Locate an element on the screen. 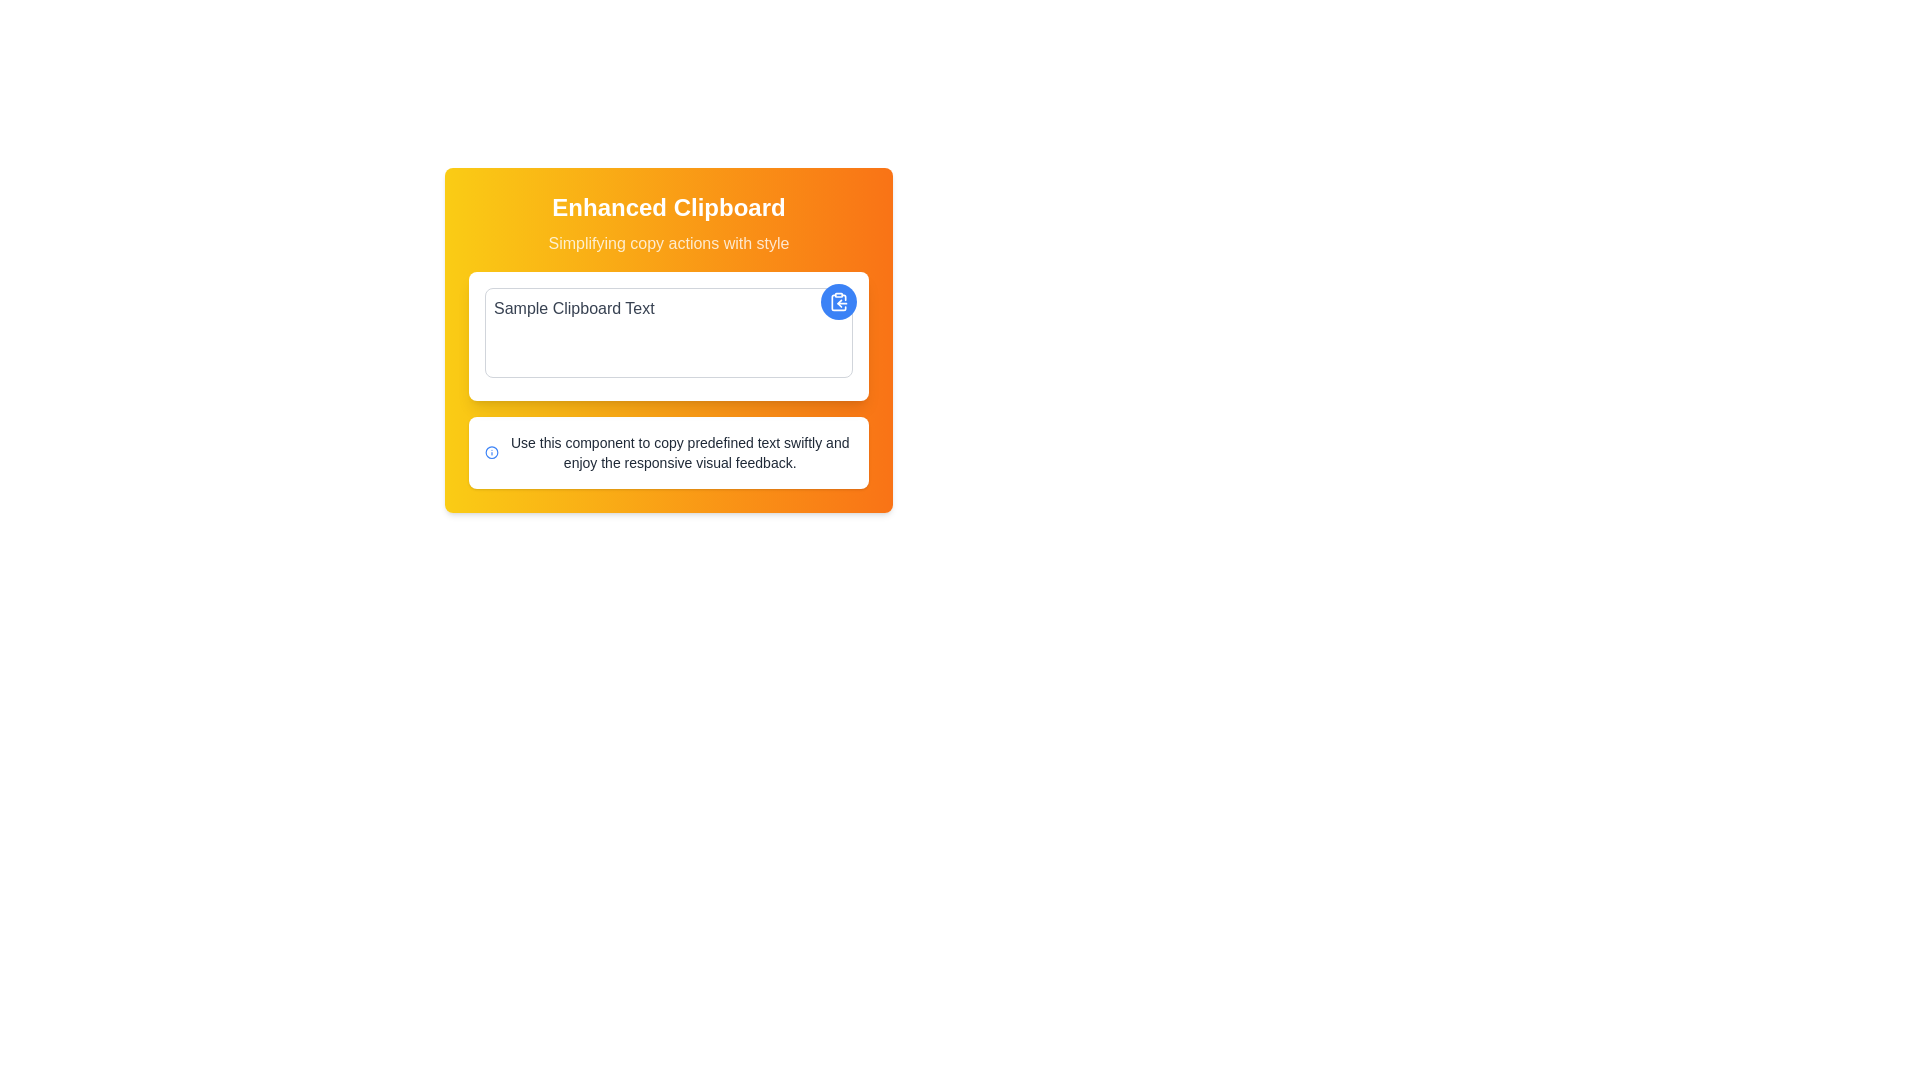  text of the main title or heading located near the center-top of the enclosing orange box, above the subtitle 'Simplifying copy actions with style' is located at coordinates (668, 208).